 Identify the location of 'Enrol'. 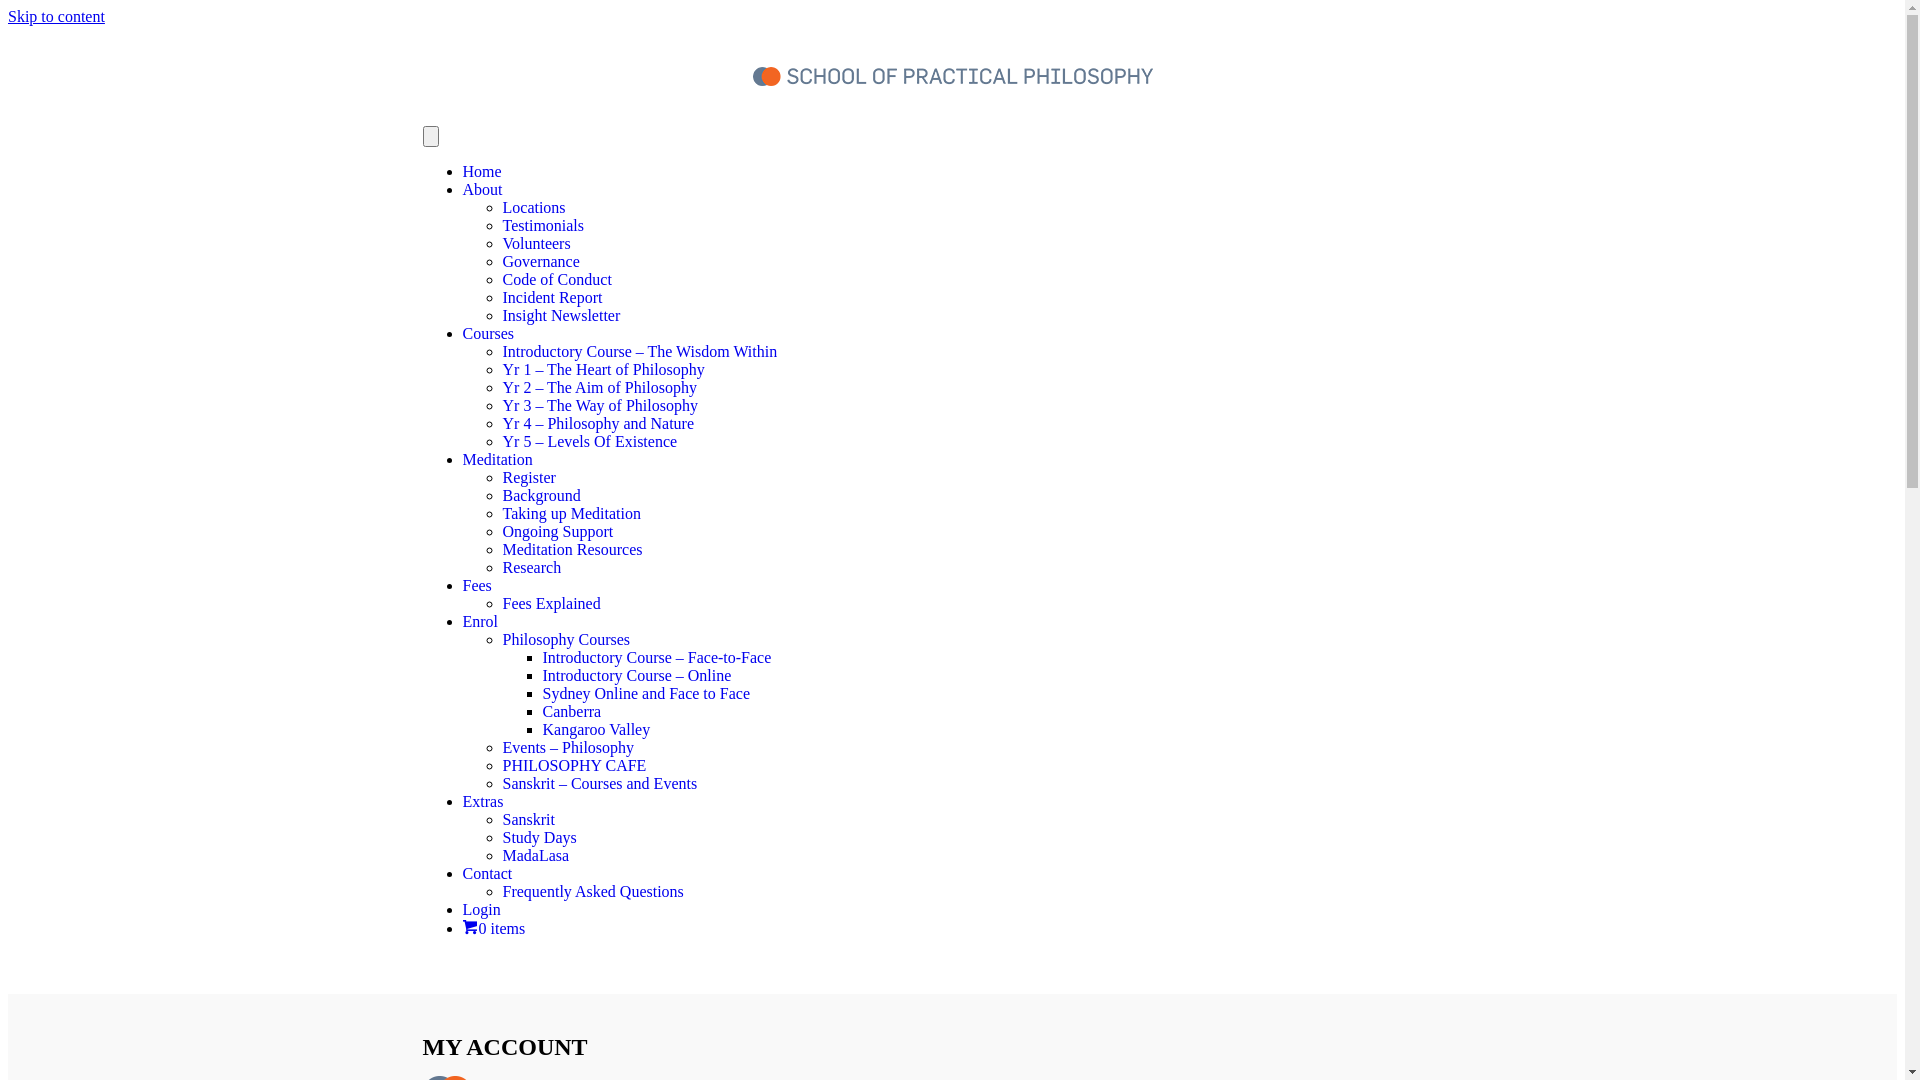
(480, 620).